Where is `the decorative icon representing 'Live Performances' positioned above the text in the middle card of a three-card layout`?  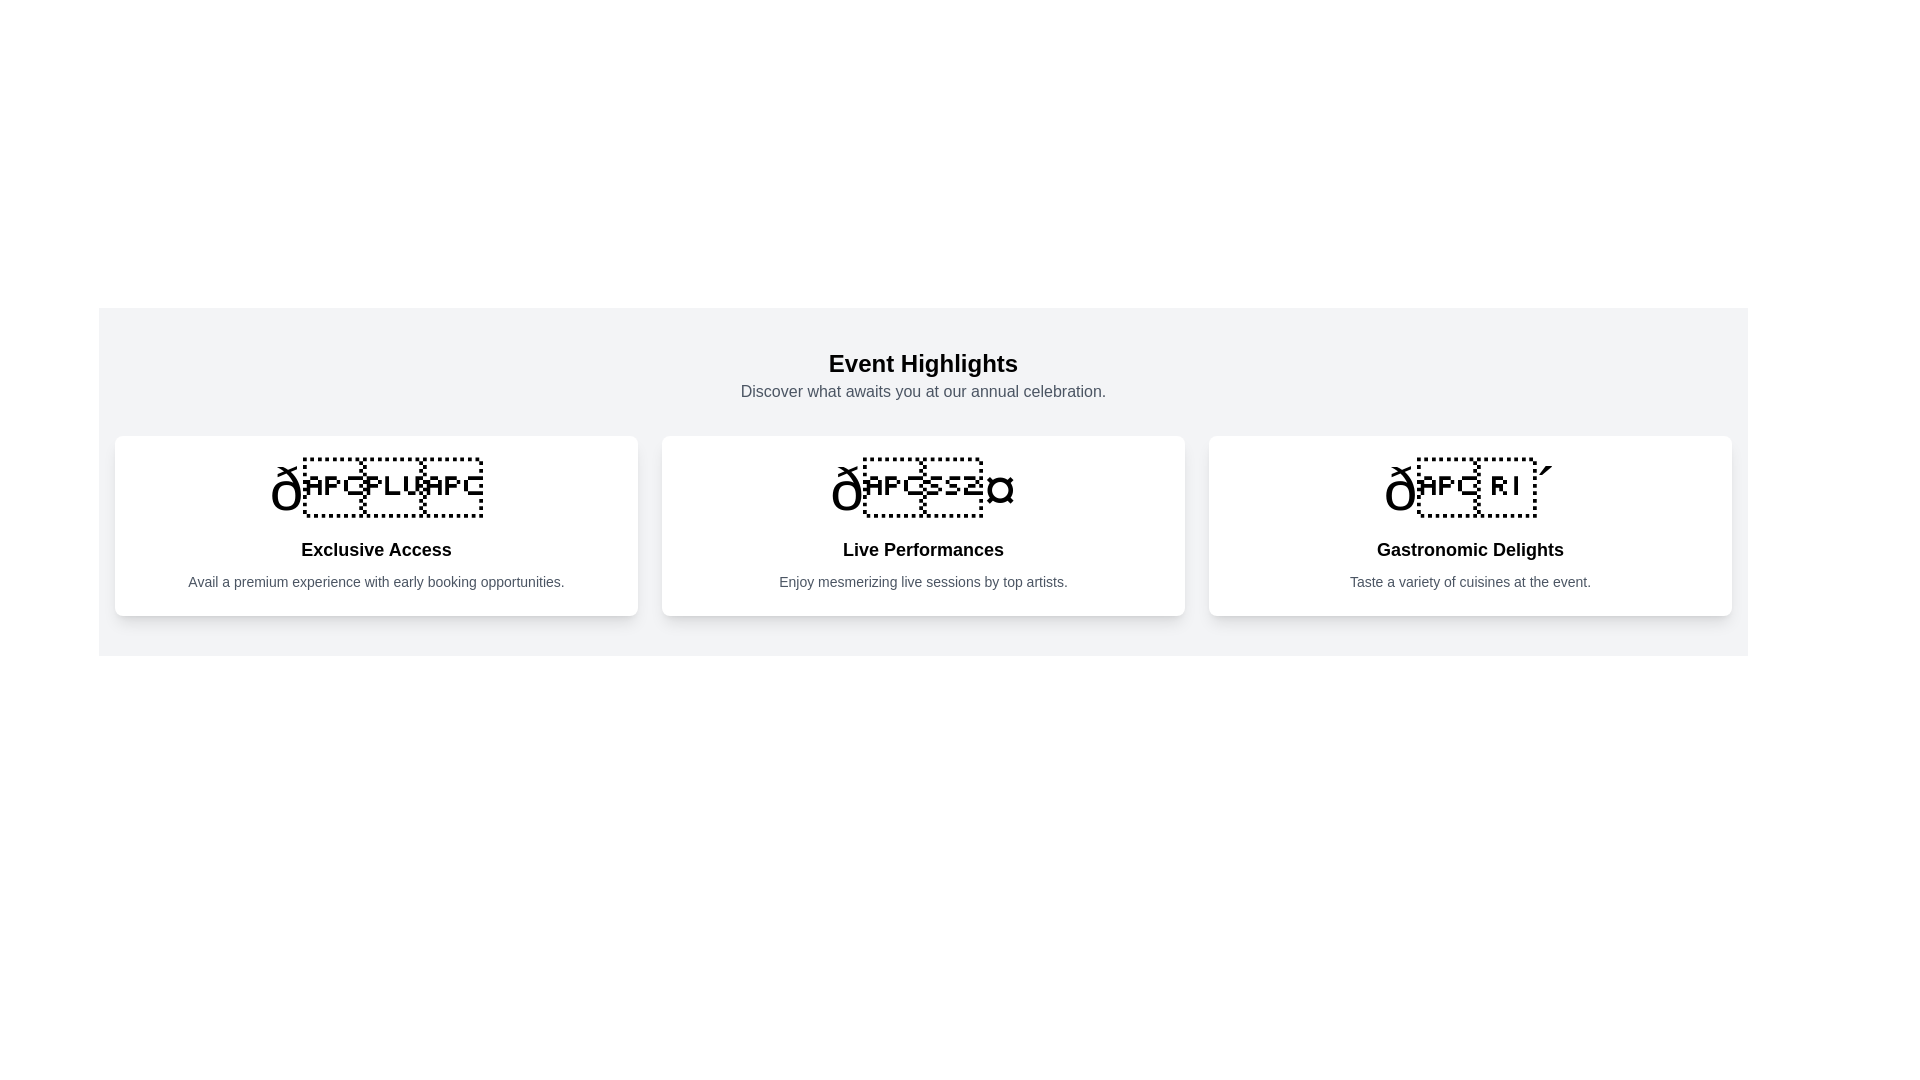
the decorative icon representing 'Live Performances' positioned above the text in the middle card of a three-card layout is located at coordinates (922, 489).